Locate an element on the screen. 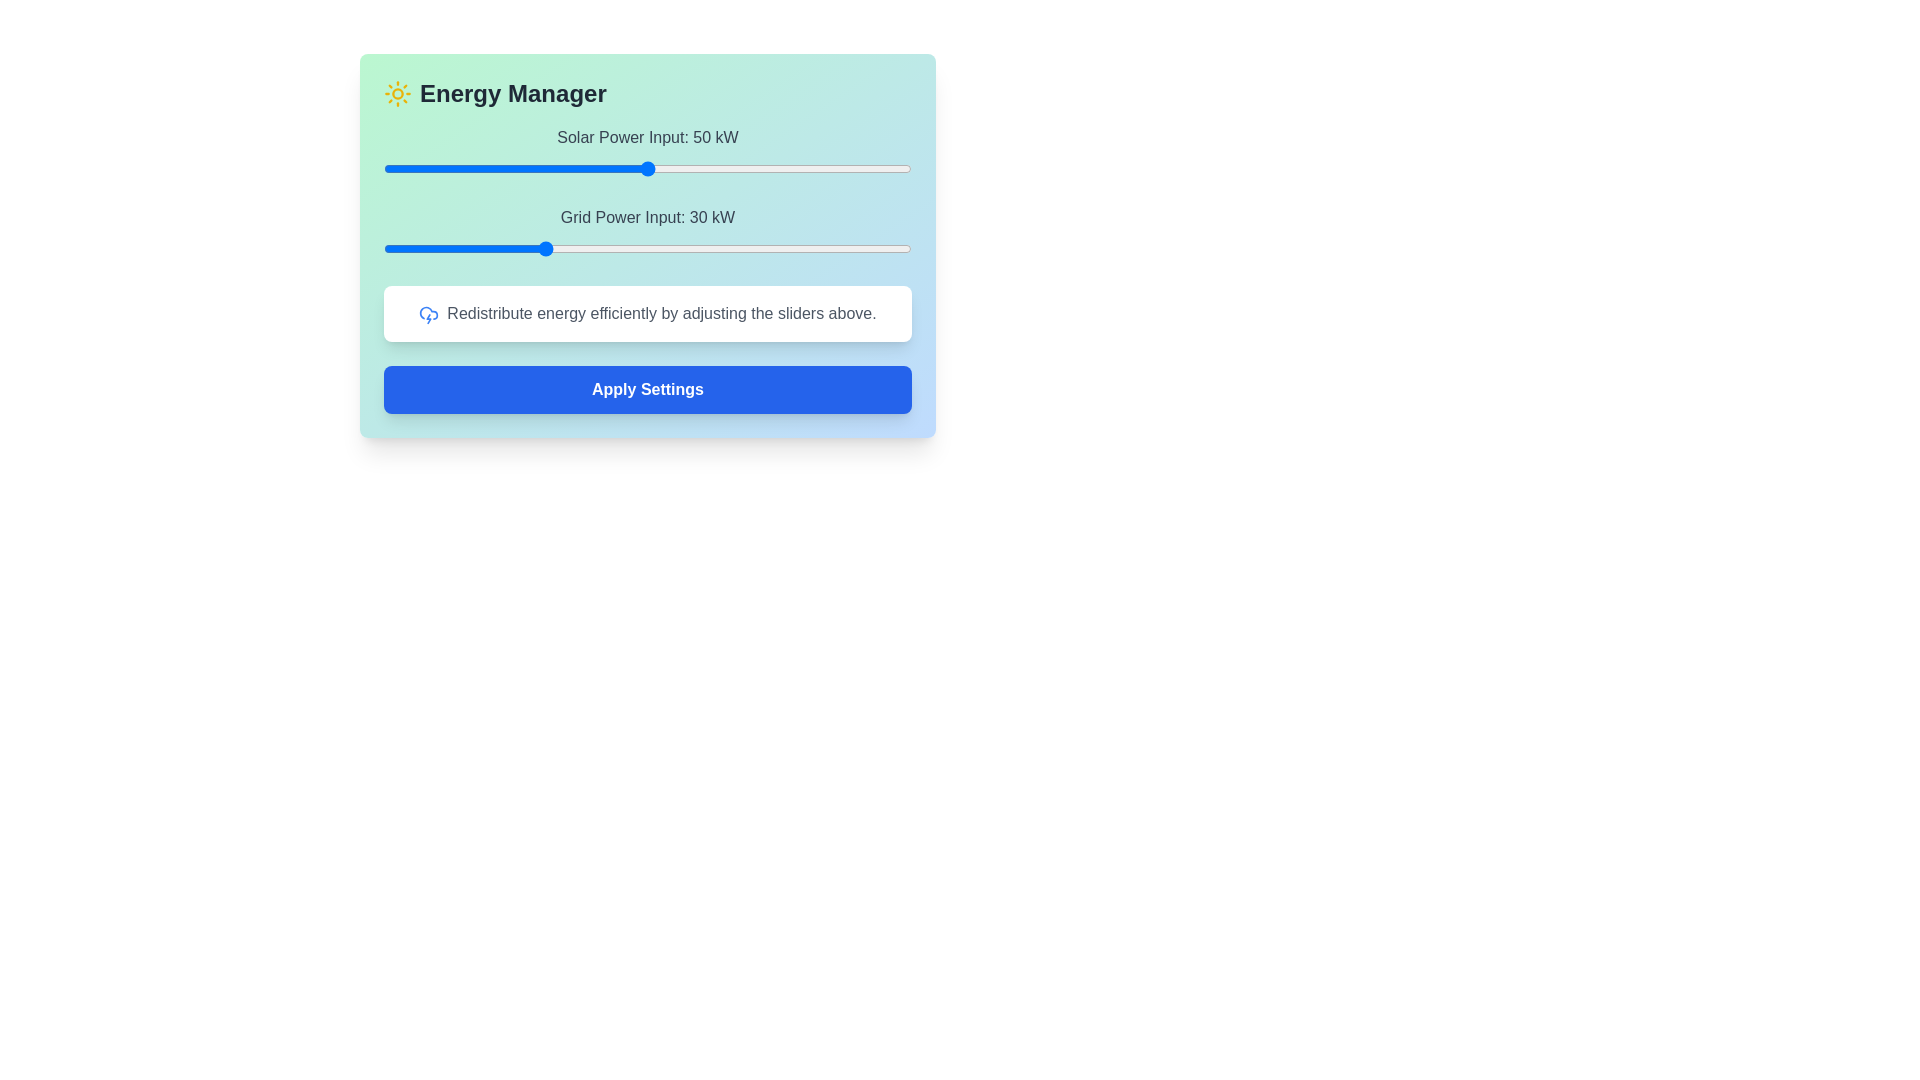 This screenshot has height=1080, width=1920. the 'Apply Settings' button is located at coordinates (648, 389).